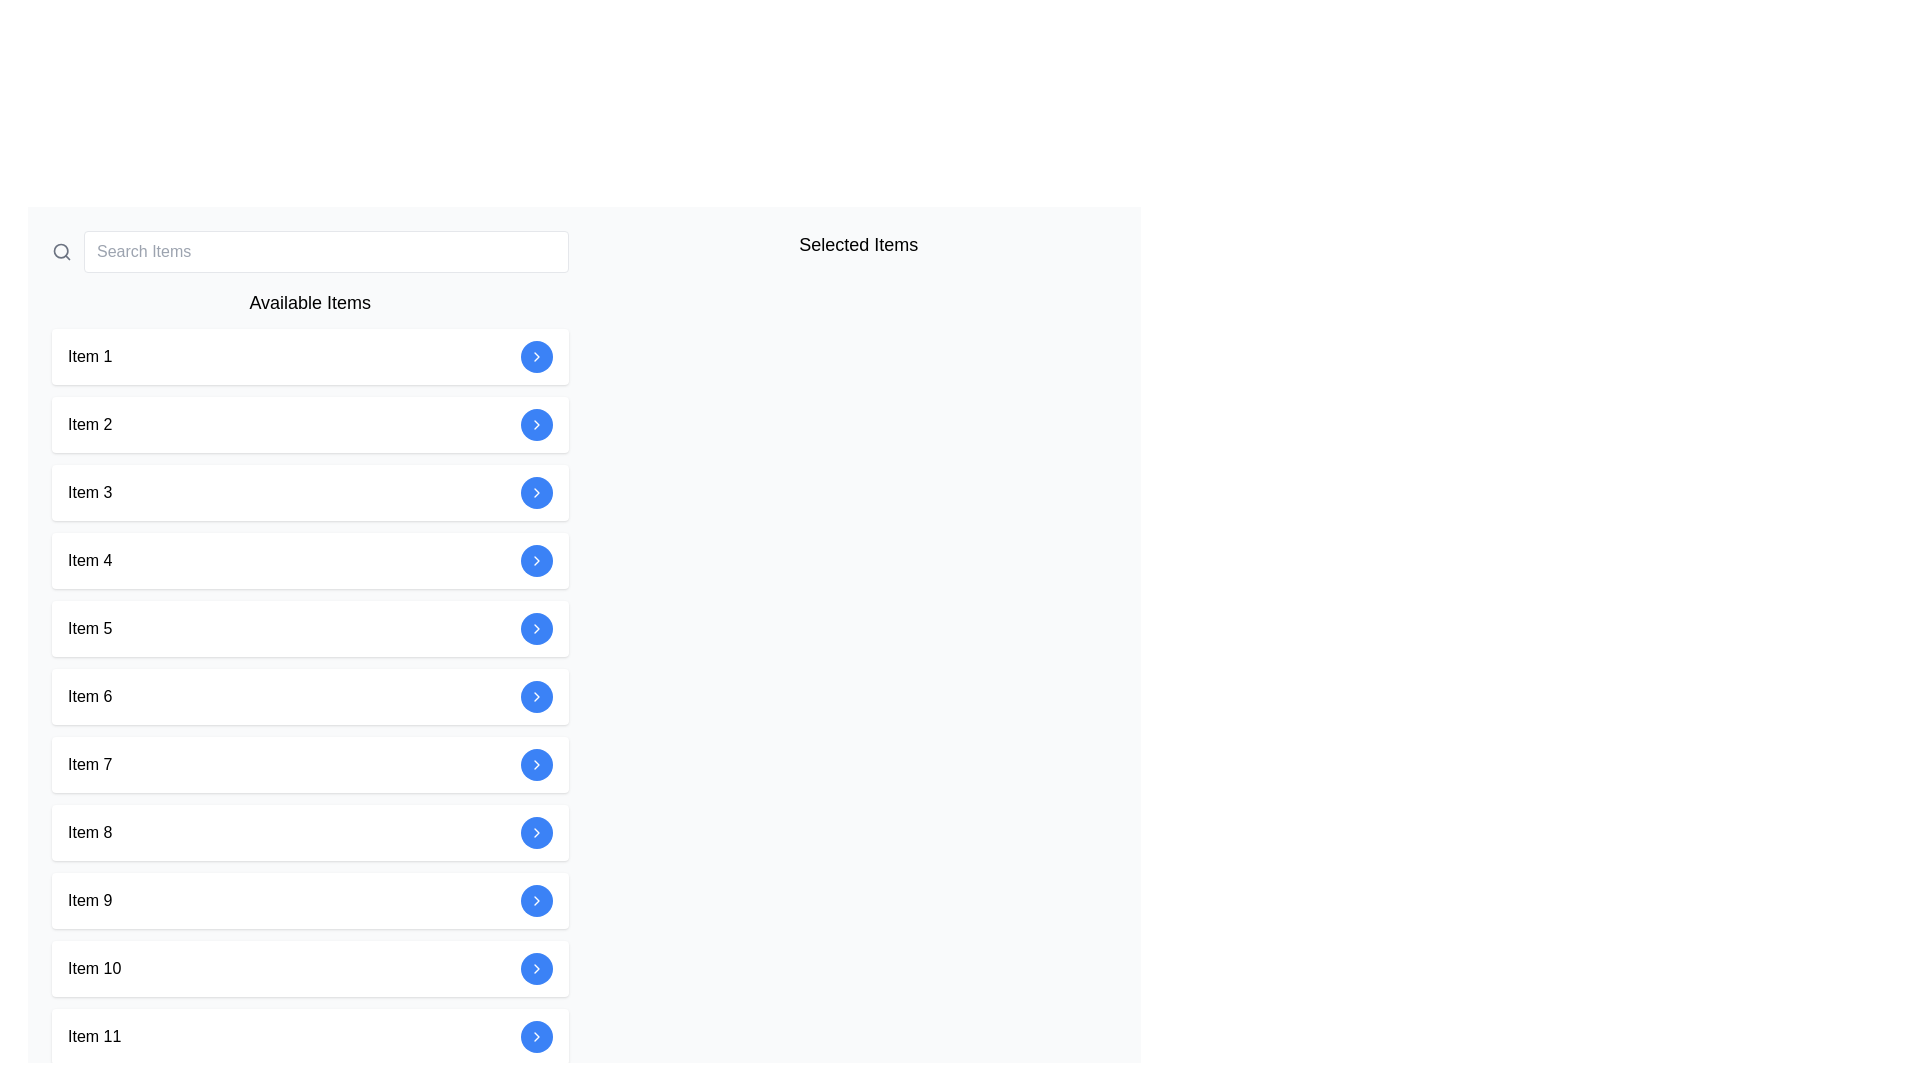 Image resolution: width=1920 pixels, height=1080 pixels. I want to click on the text label displaying 'Item 11' located at the bottom of the 'Available Items' list in the left column, so click(93, 1036).